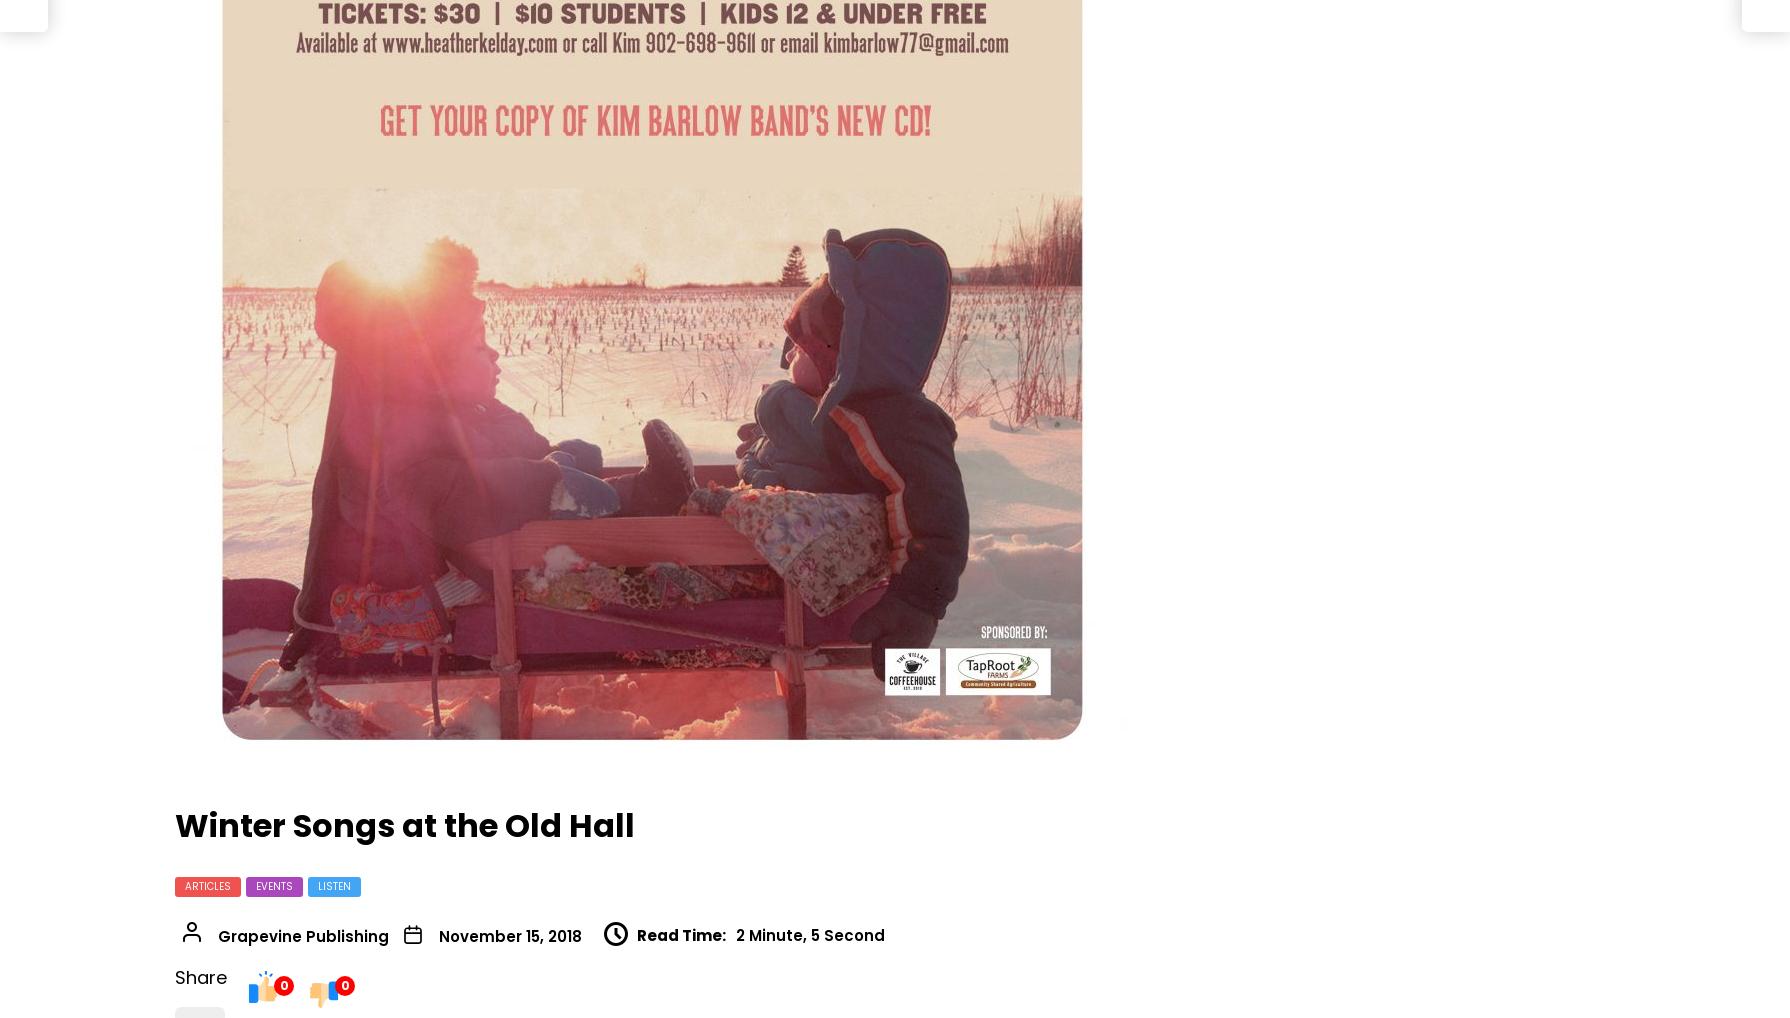  What do you see at coordinates (274, 885) in the screenshot?
I see `'Events'` at bounding box center [274, 885].